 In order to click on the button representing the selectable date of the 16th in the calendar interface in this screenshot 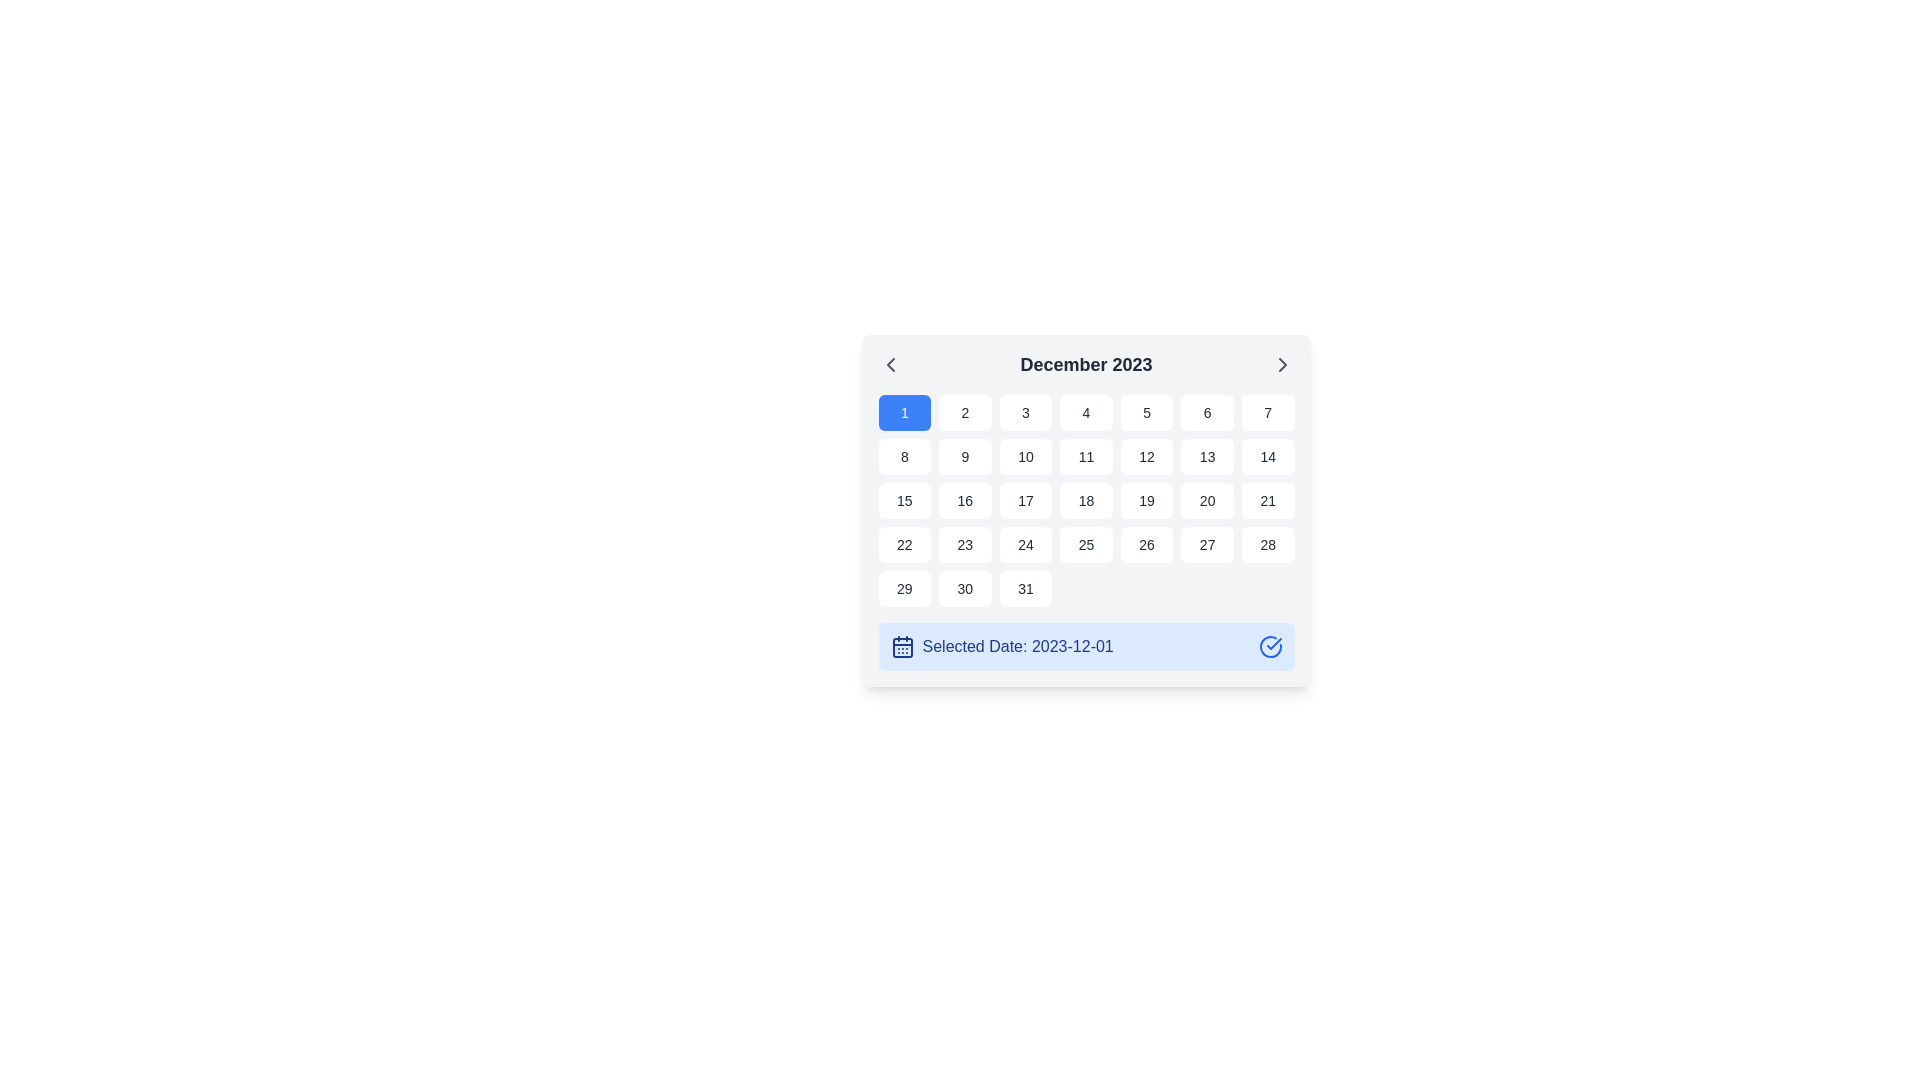, I will do `click(965, 500)`.